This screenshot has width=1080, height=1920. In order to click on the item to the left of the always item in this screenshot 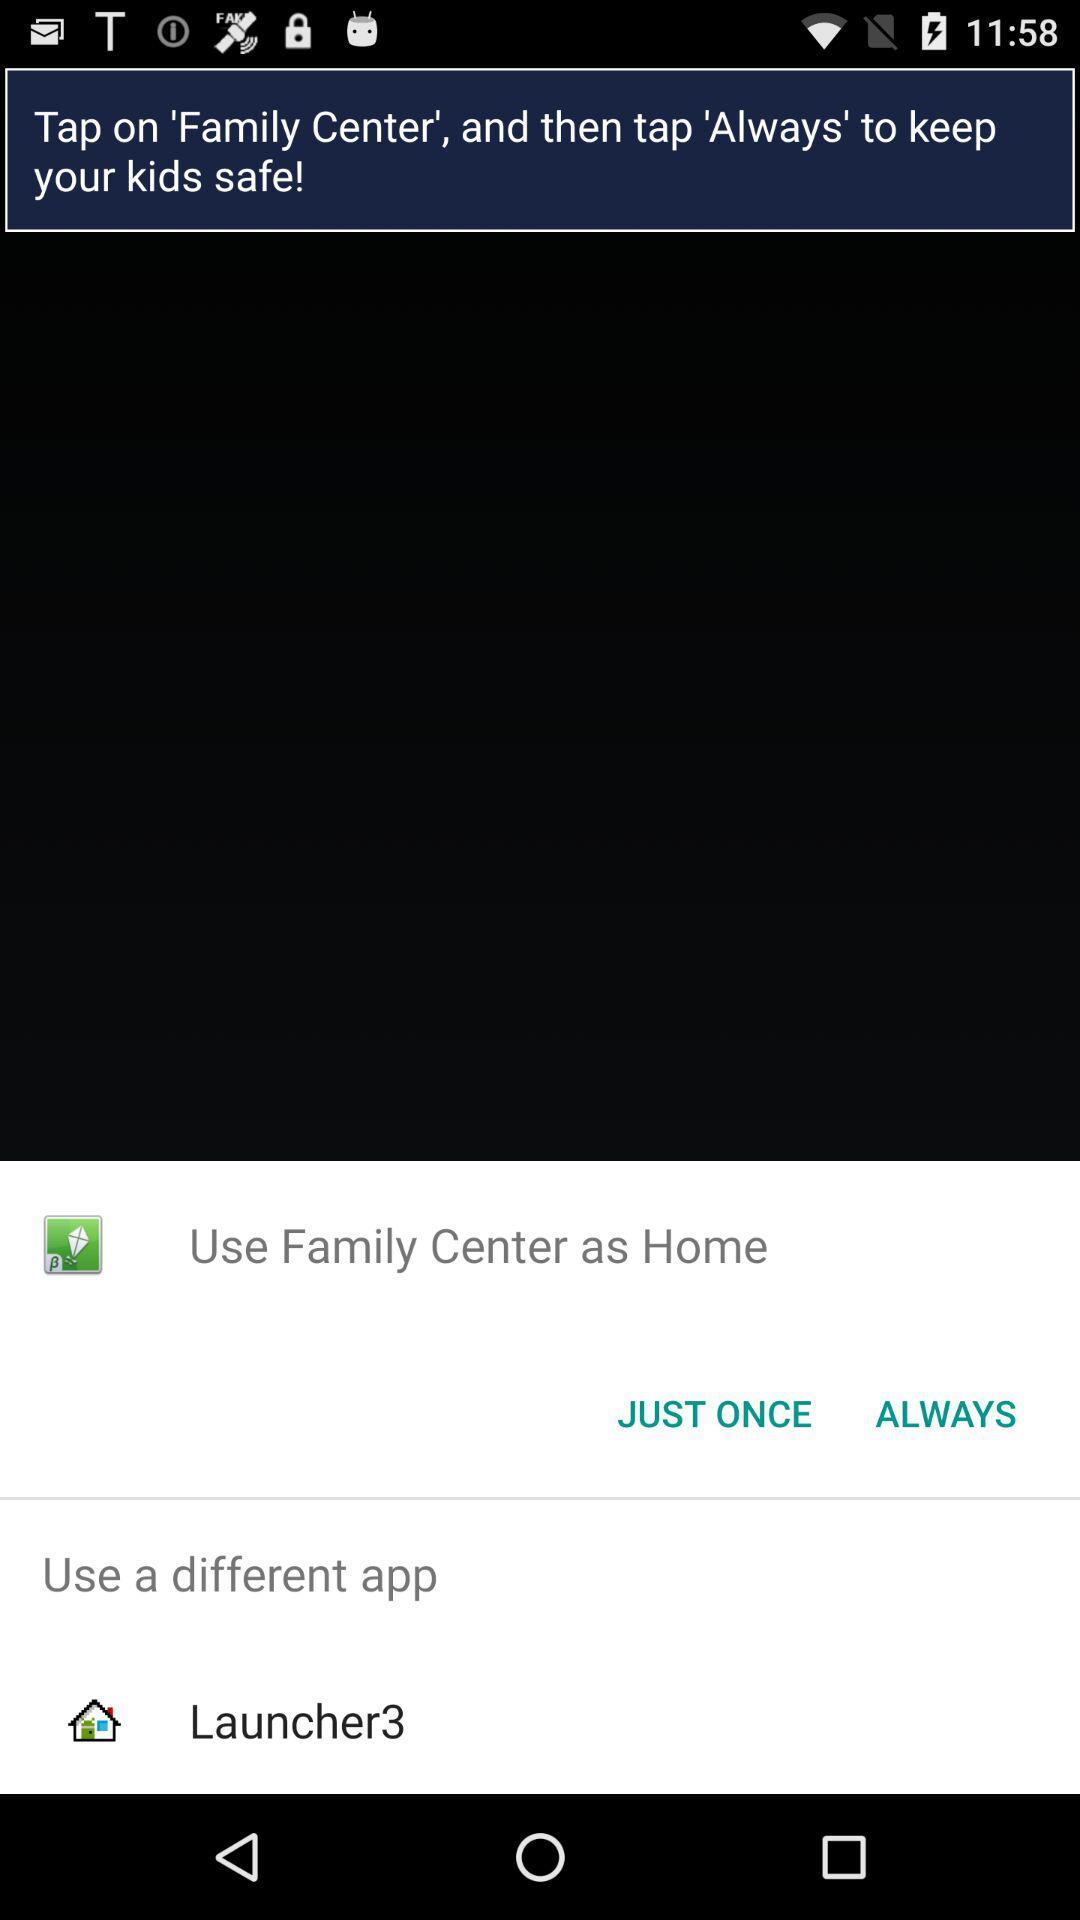, I will do `click(713, 1411)`.